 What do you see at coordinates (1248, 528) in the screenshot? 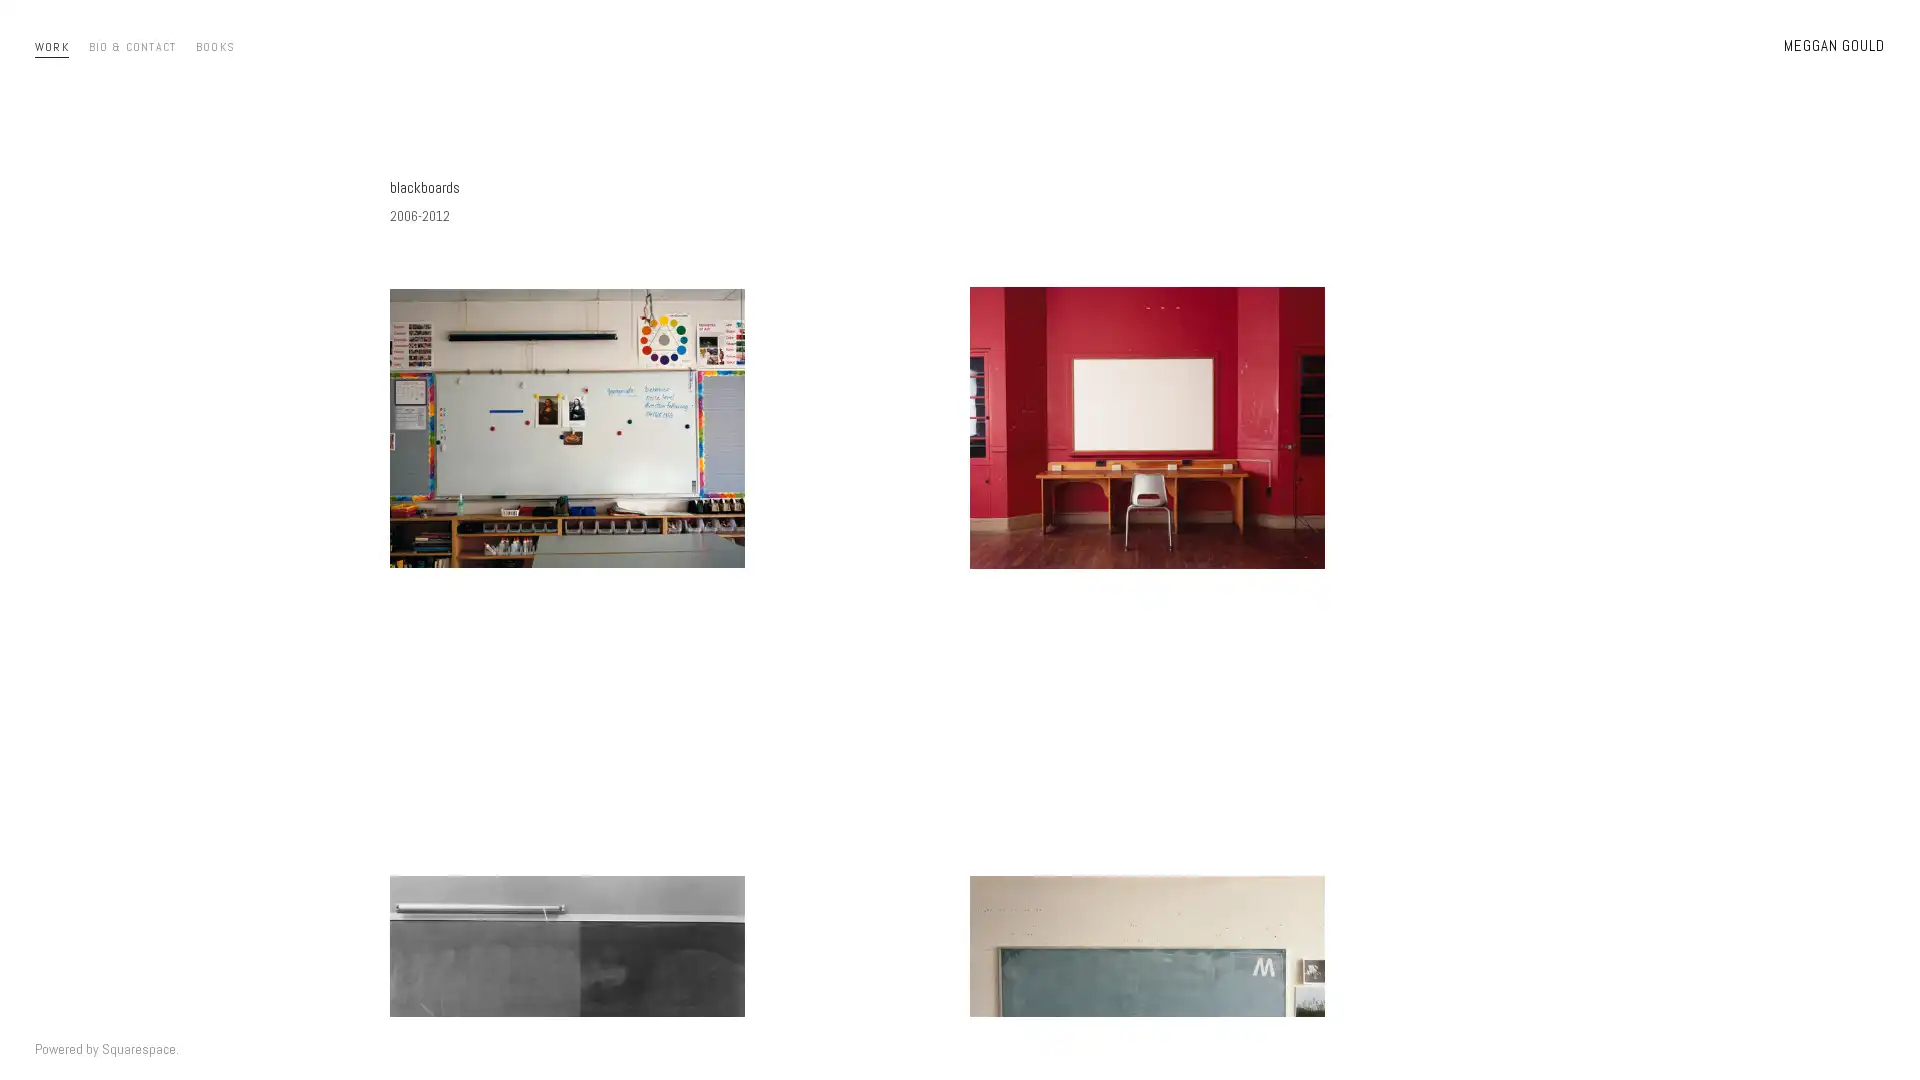
I see `View fullsize bbs-4.jpg` at bounding box center [1248, 528].